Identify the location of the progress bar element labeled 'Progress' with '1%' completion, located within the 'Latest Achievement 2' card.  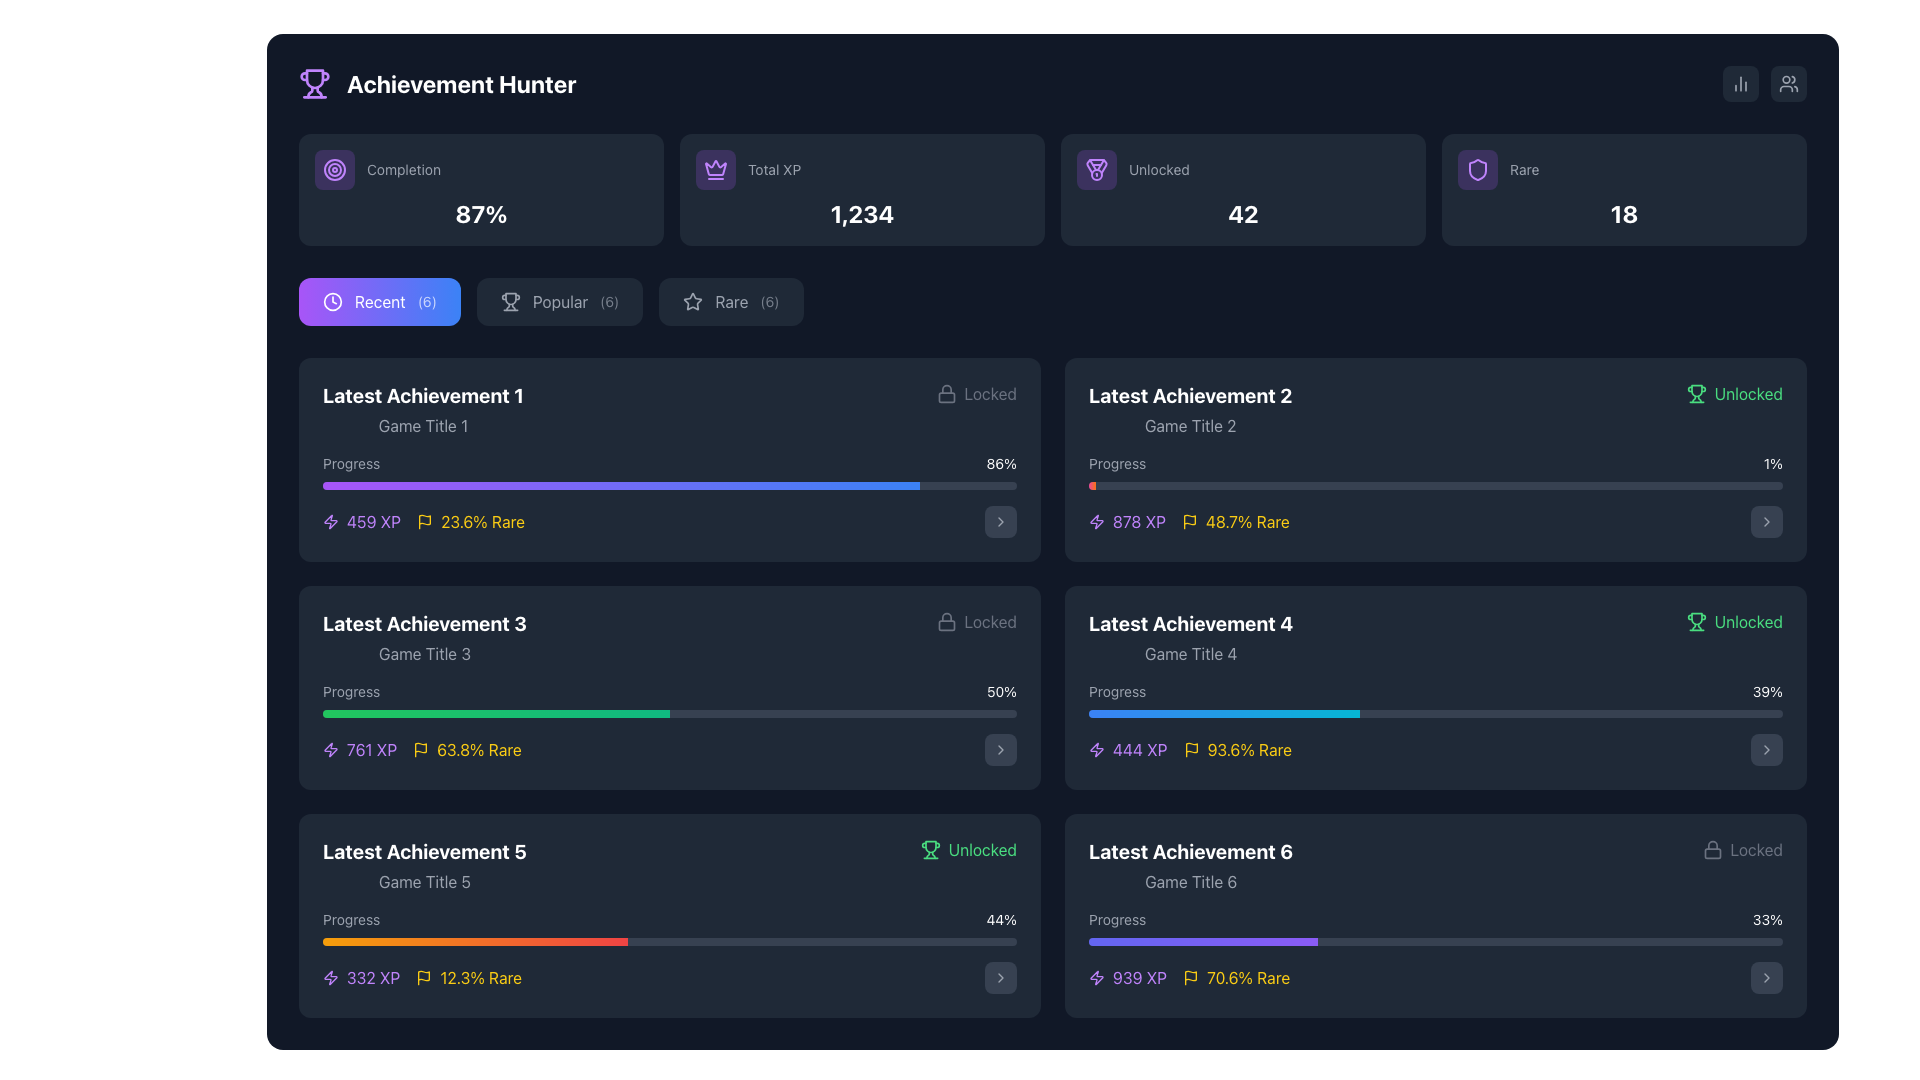
(1434, 471).